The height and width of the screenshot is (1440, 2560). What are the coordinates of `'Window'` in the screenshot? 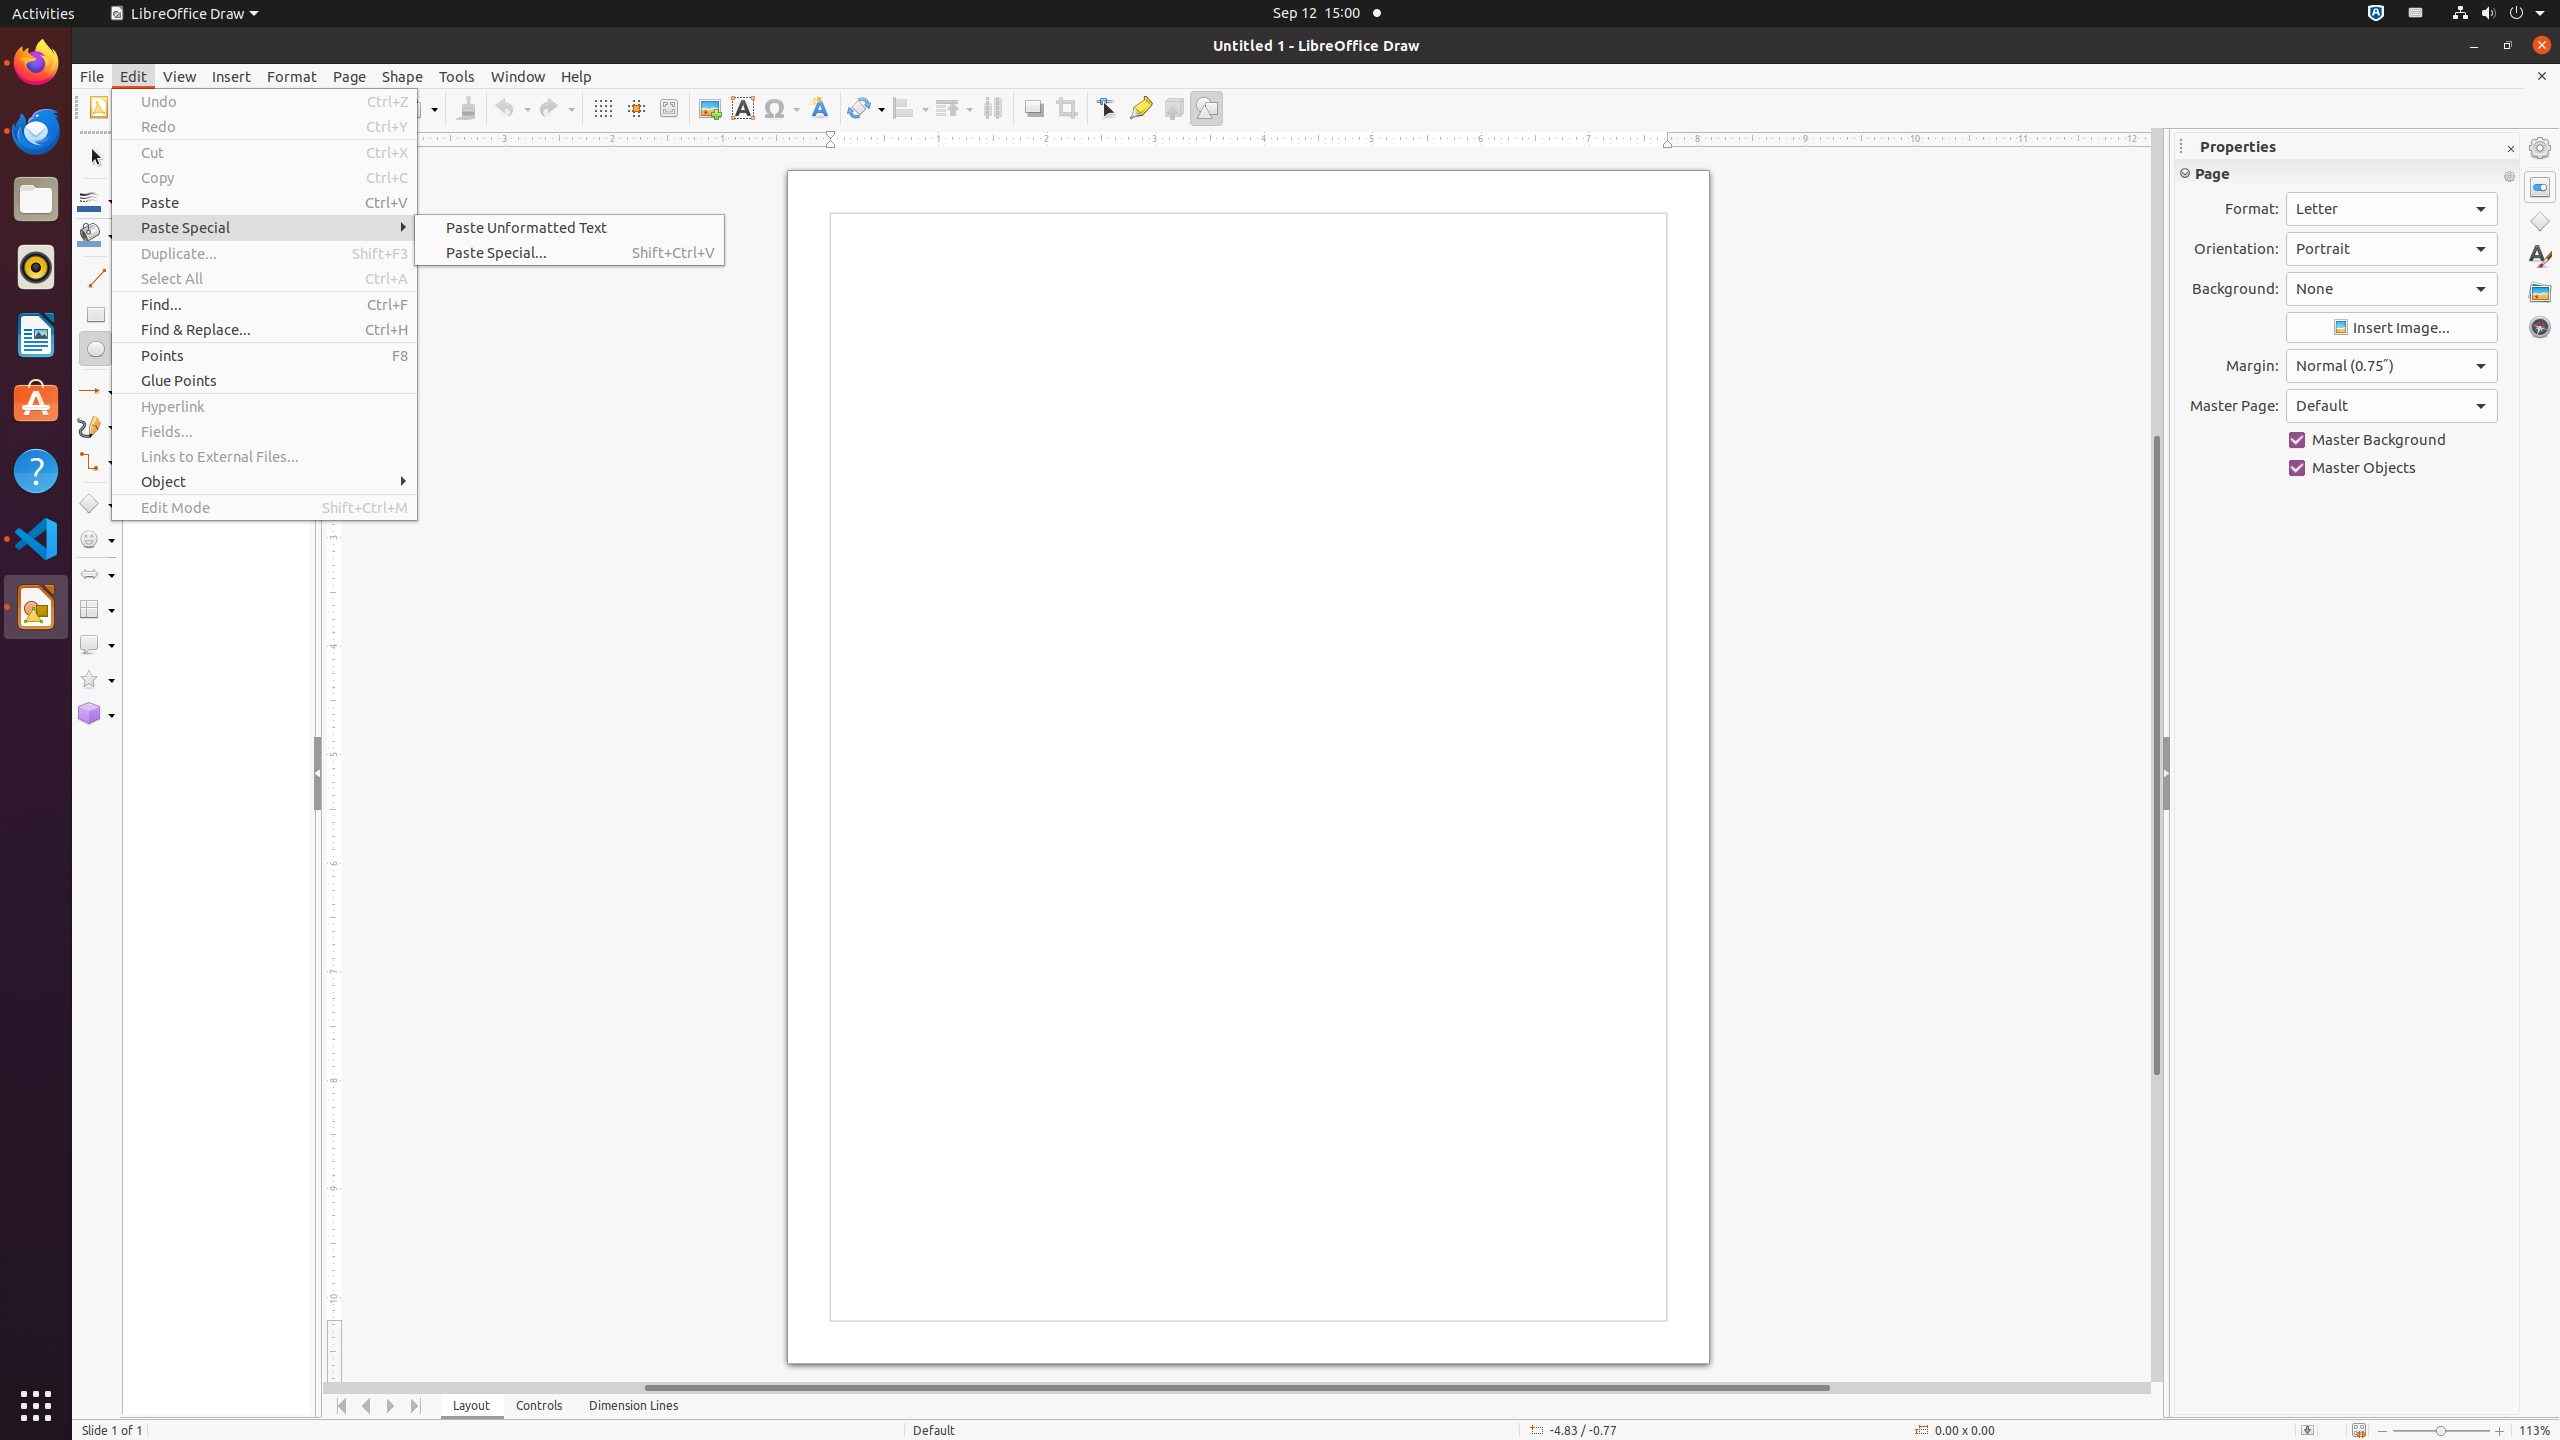 It's located at (517, 76).